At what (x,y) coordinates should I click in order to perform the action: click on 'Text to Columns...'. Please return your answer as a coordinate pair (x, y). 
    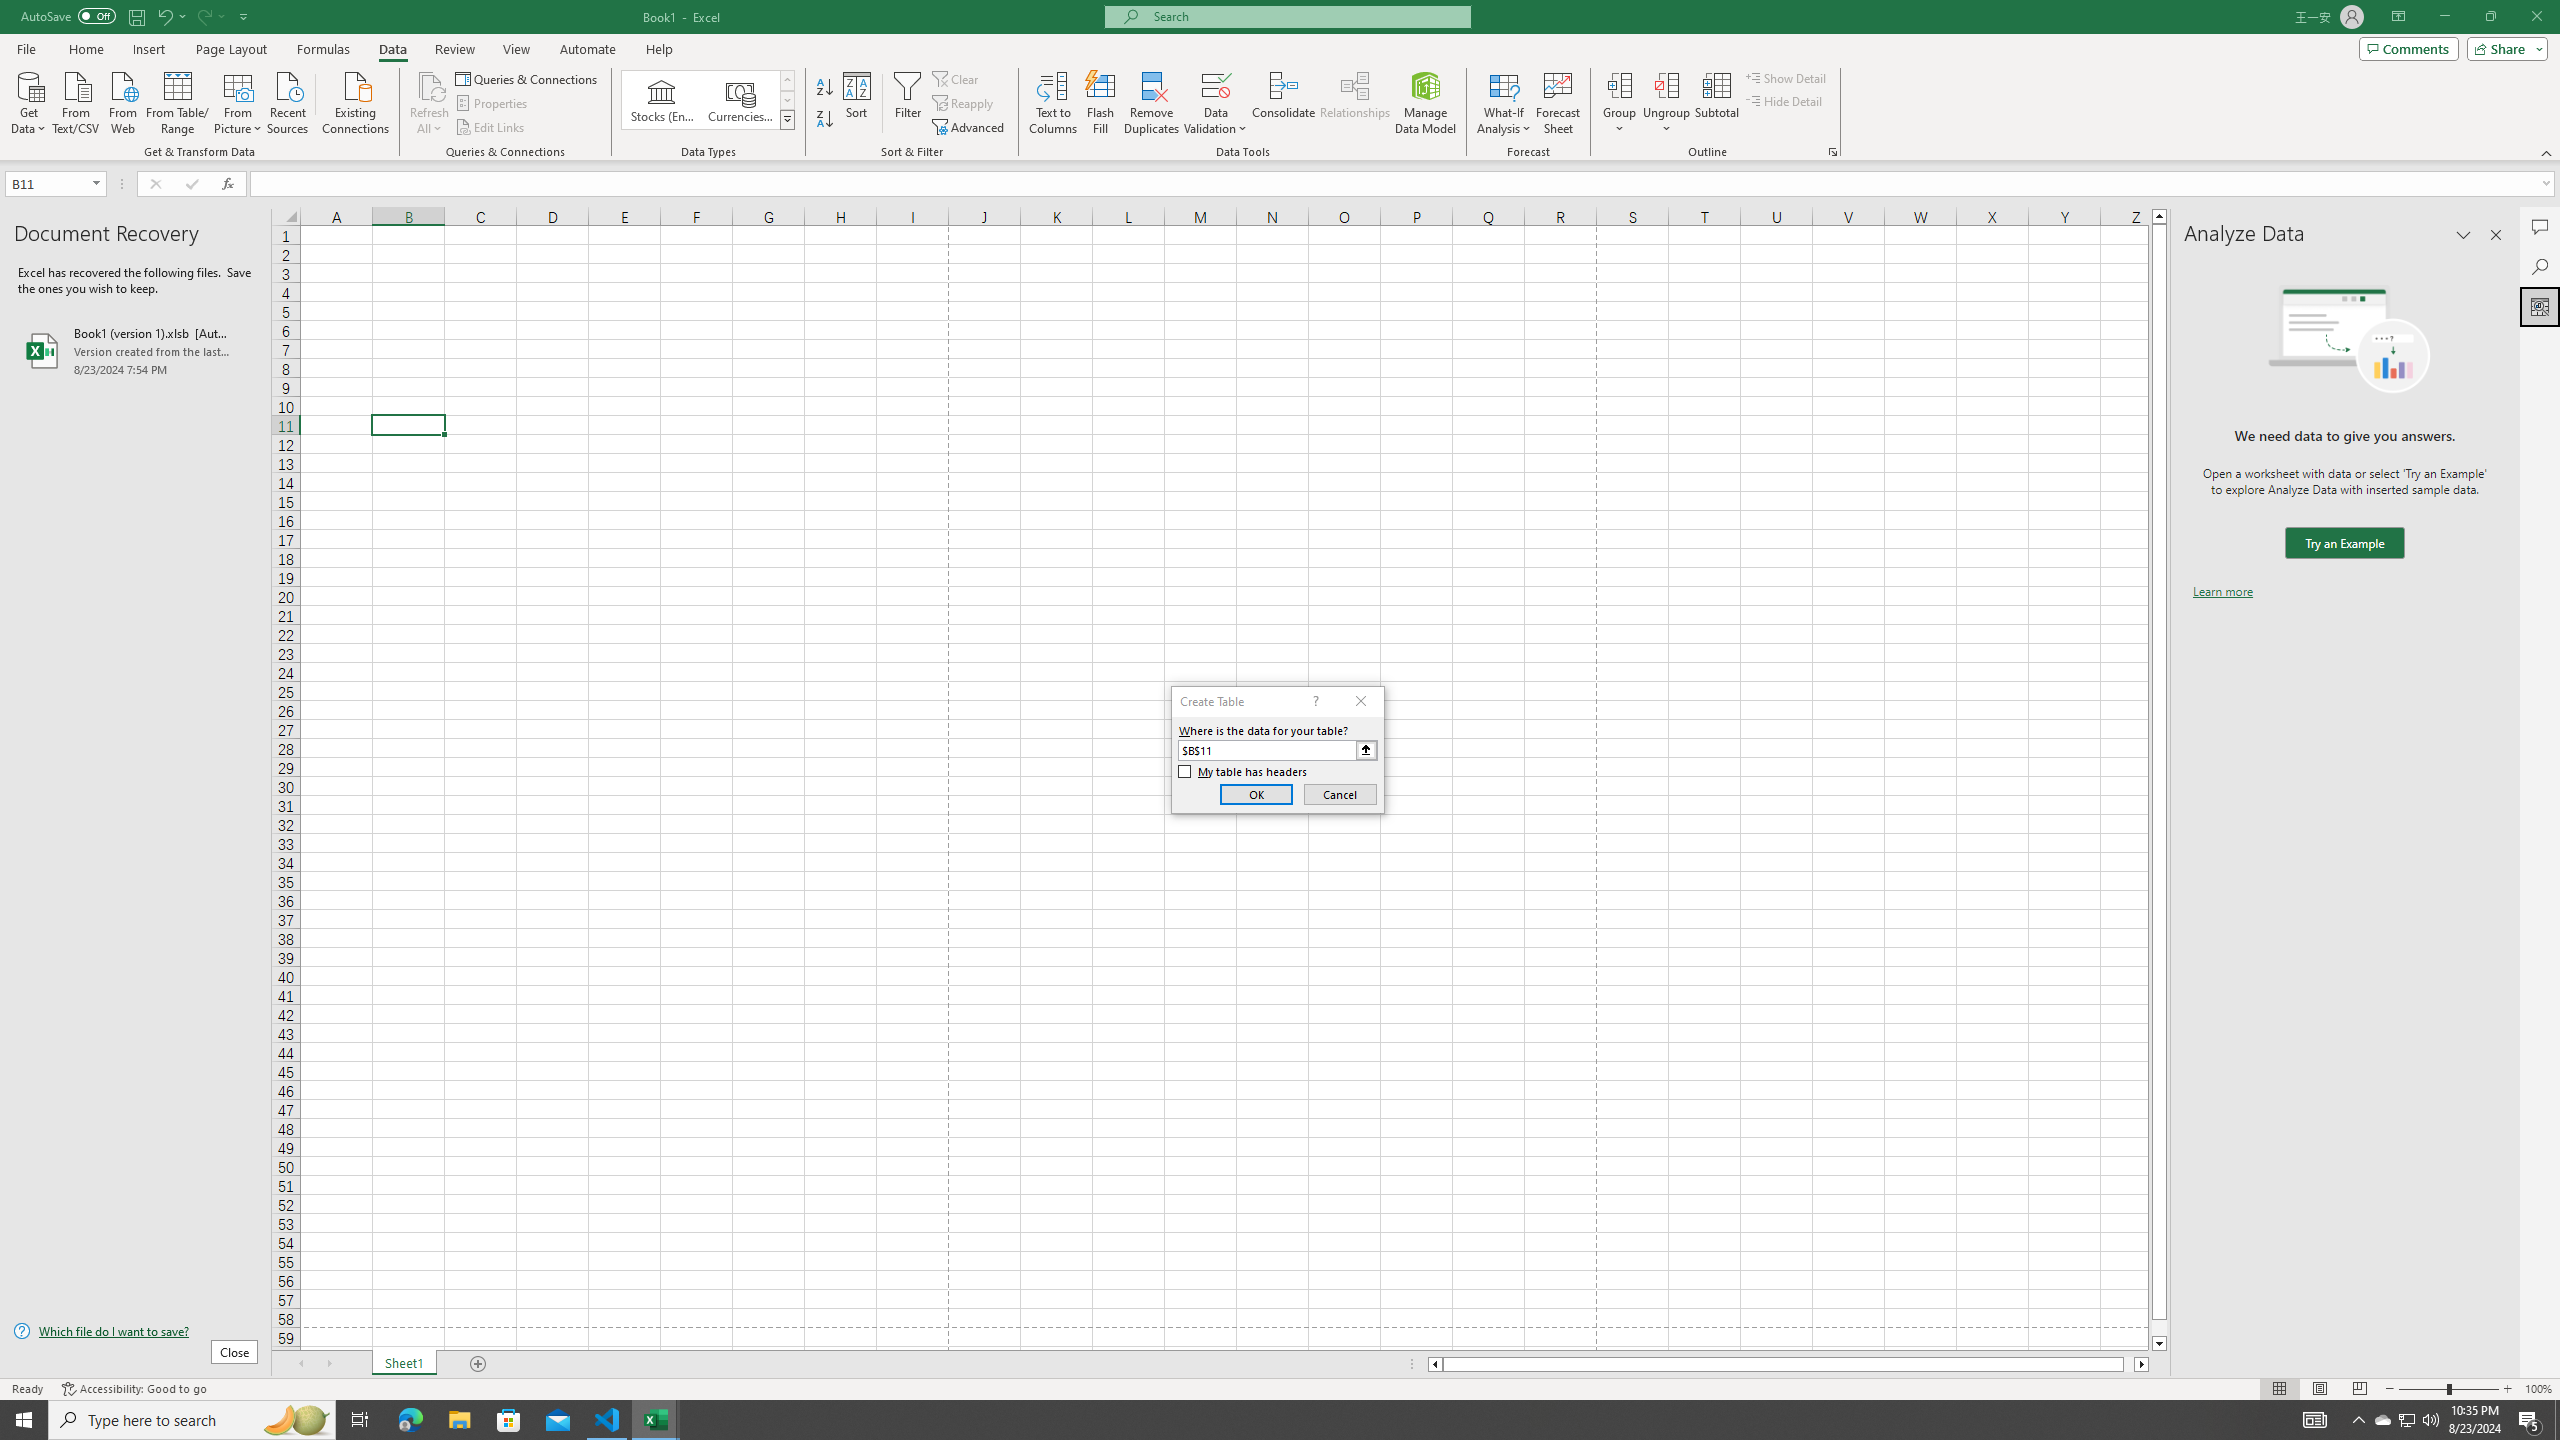
    Looking at the image, I should click on (1052, 103).